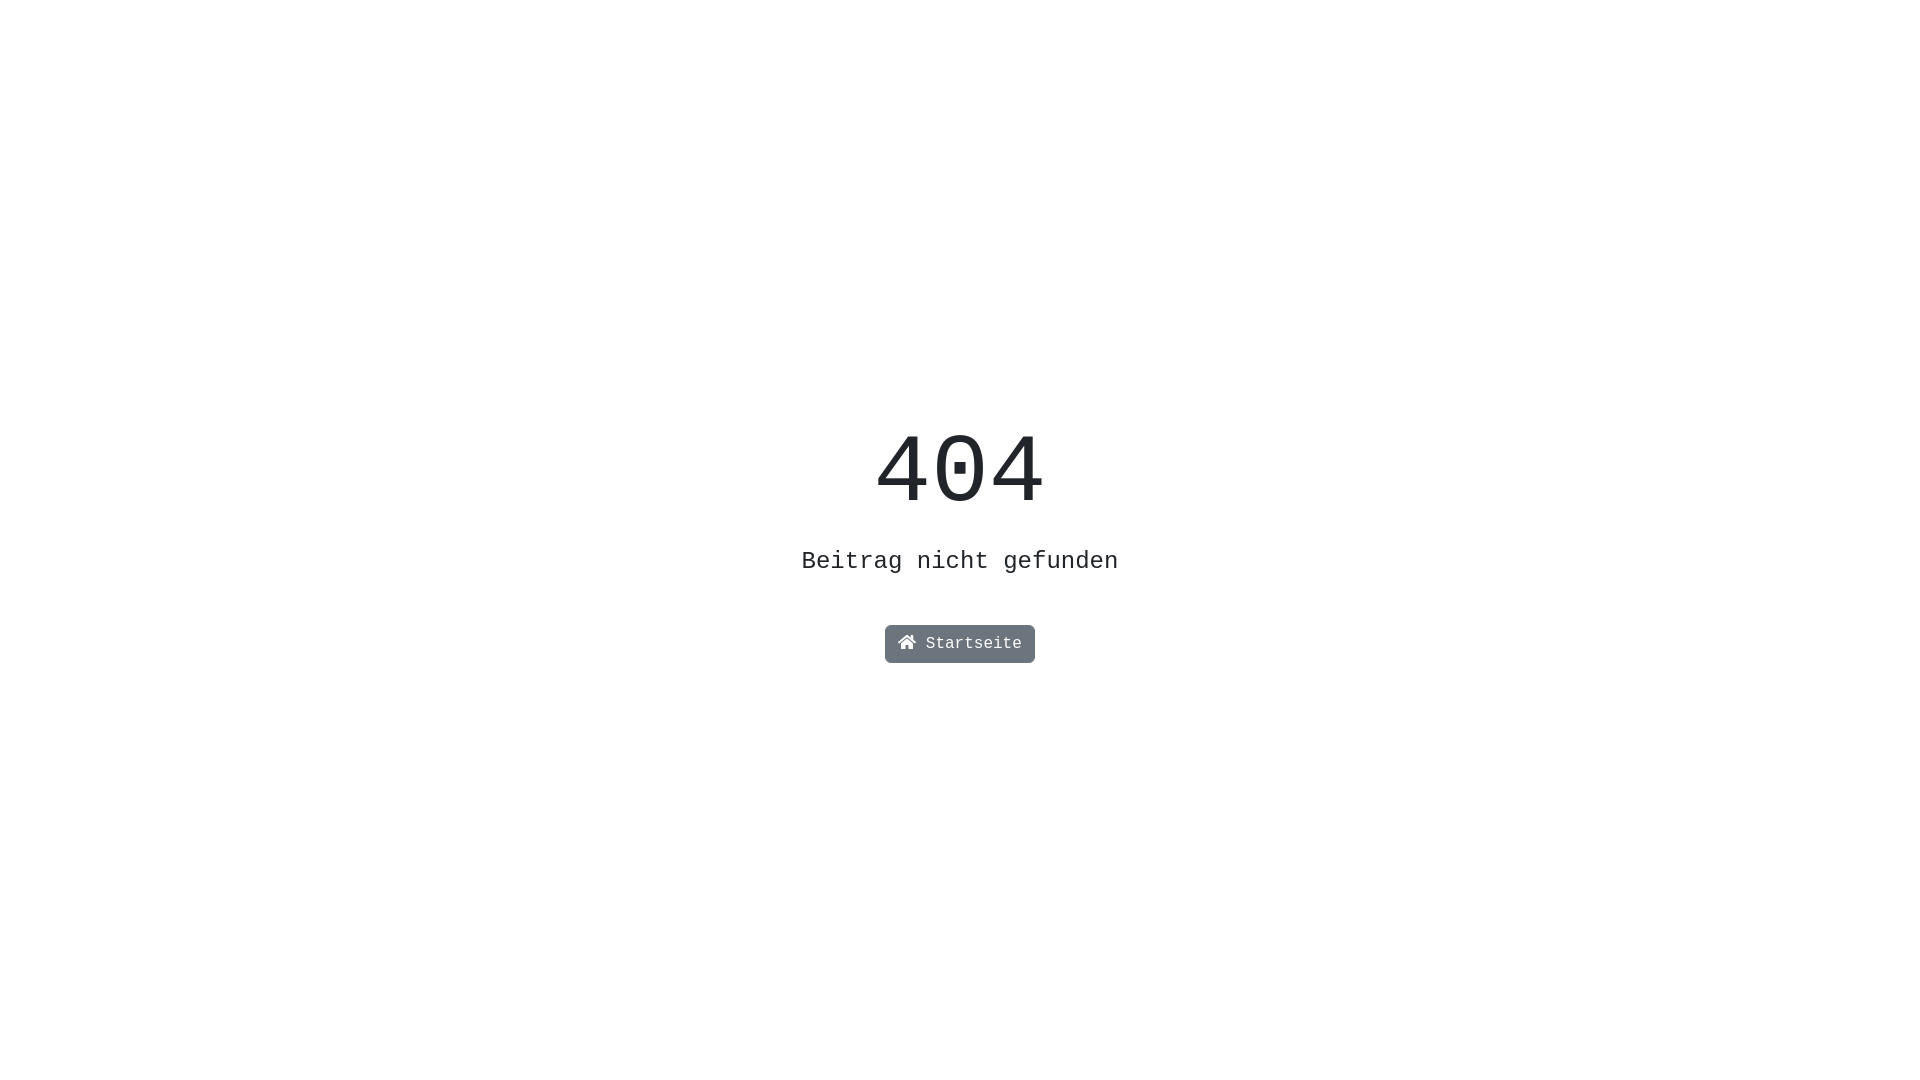 The height and width of the screenshot is (1080, 1920). What do you see at coordinates (883, 644) in the screenshot?
I see `'Startseite'` at bounding box center [883, 644].